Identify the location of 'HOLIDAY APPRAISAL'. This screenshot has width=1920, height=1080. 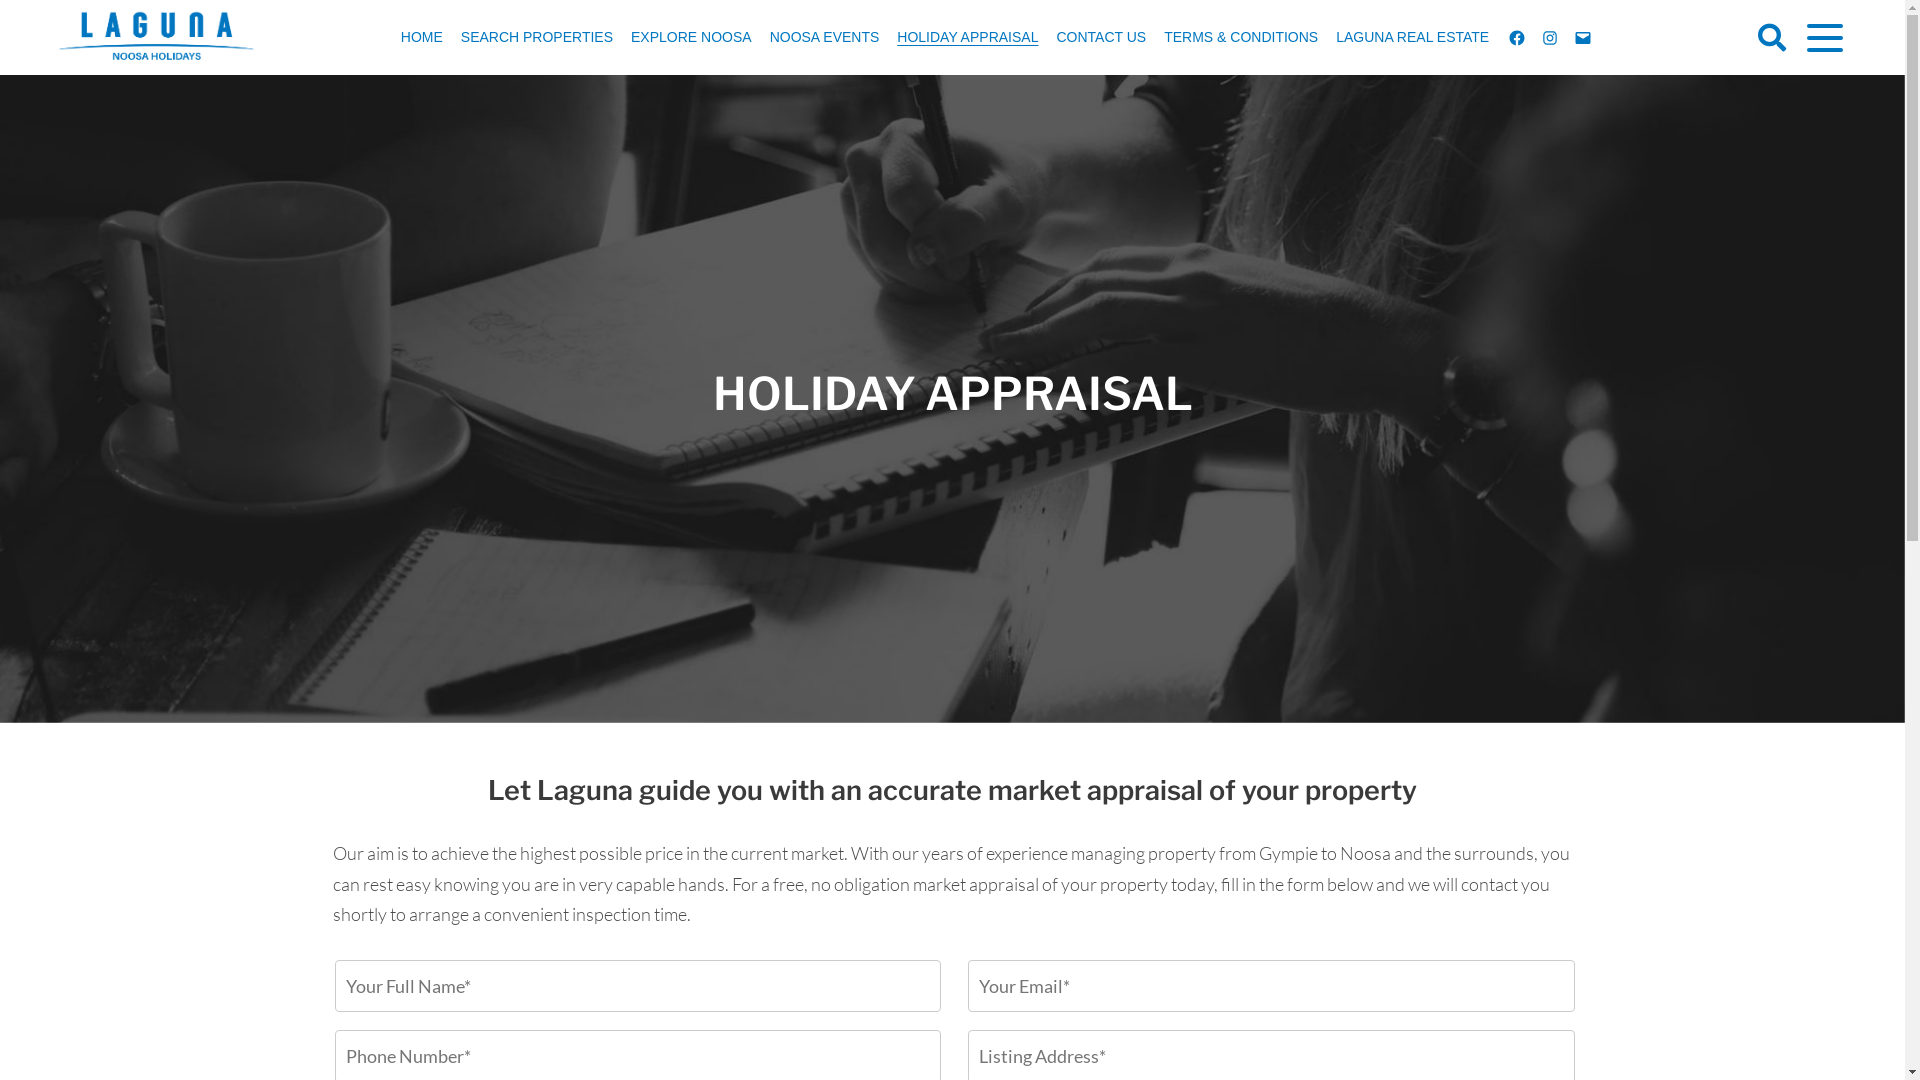
(967, 37).